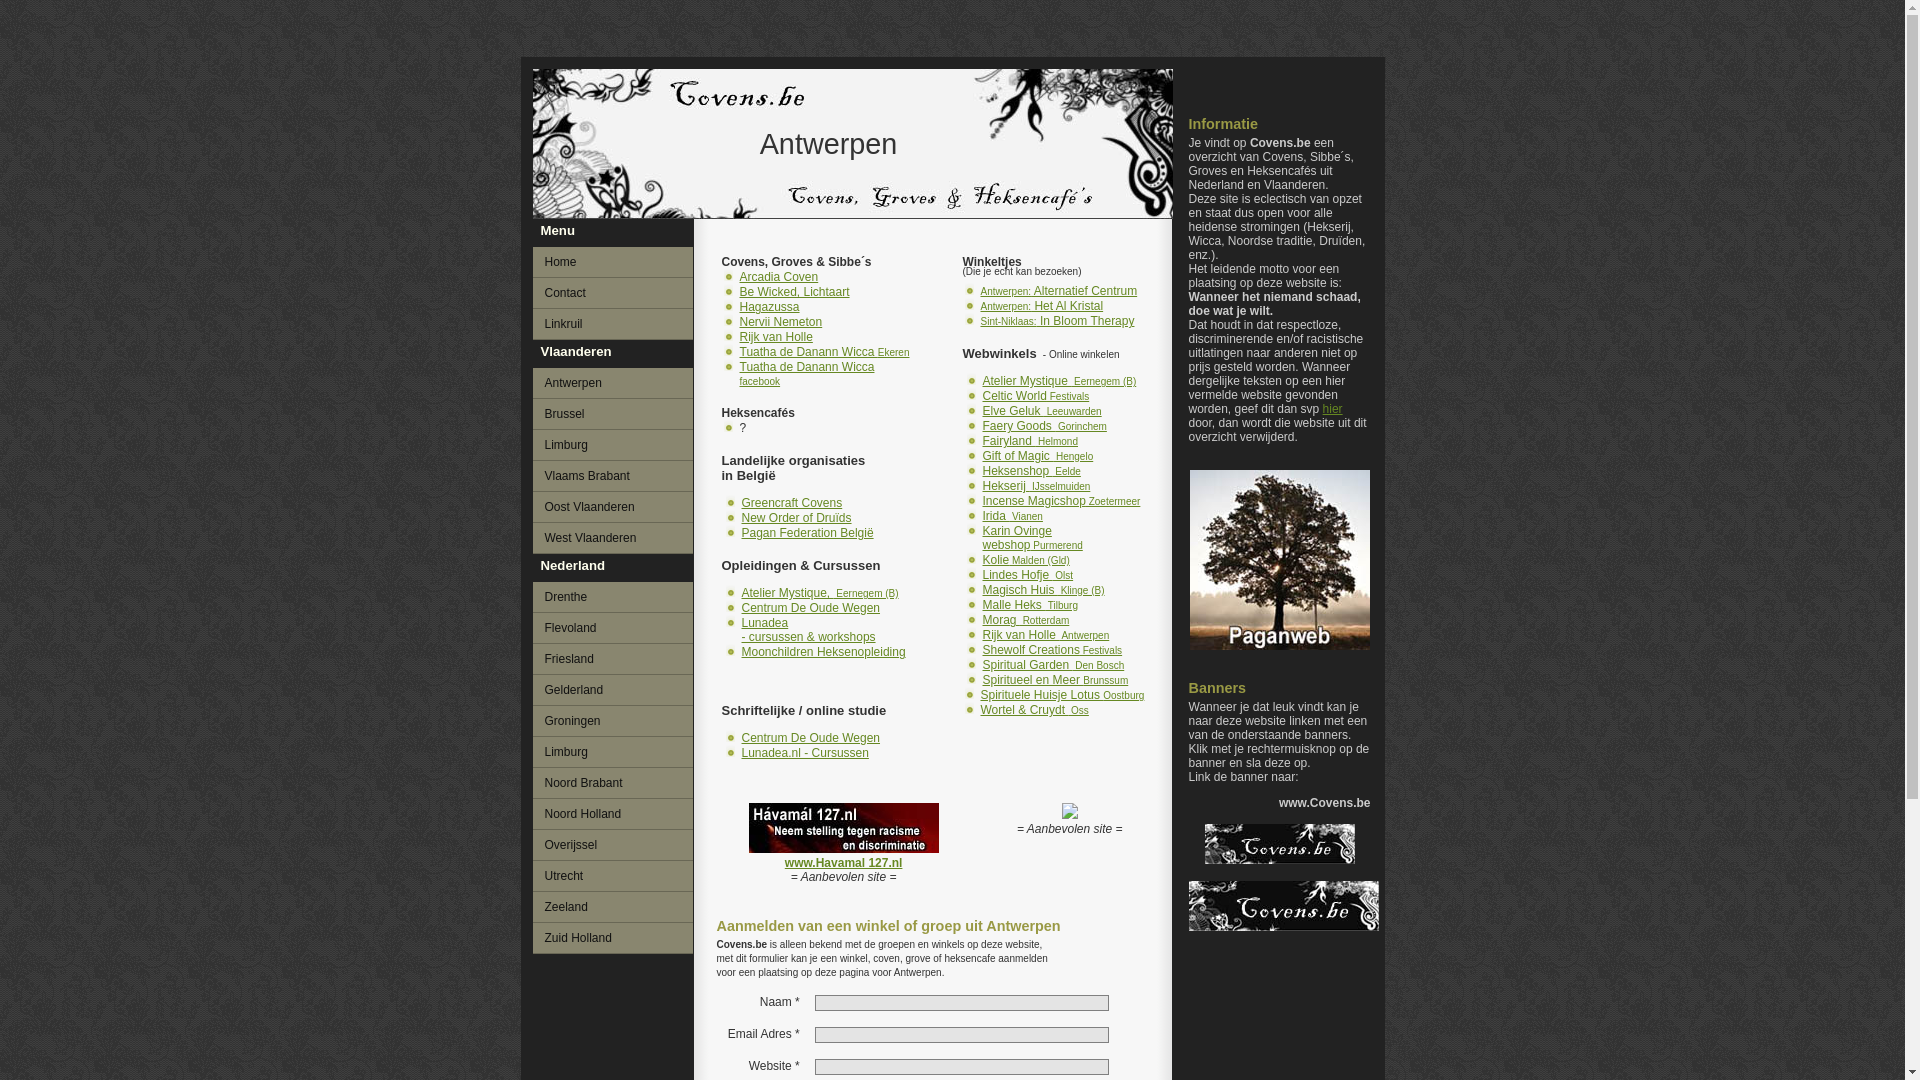  Describe the element at coordinates (982, 574) in the screenshot. I see `'Lindes Hofje  Olst'` at that location.